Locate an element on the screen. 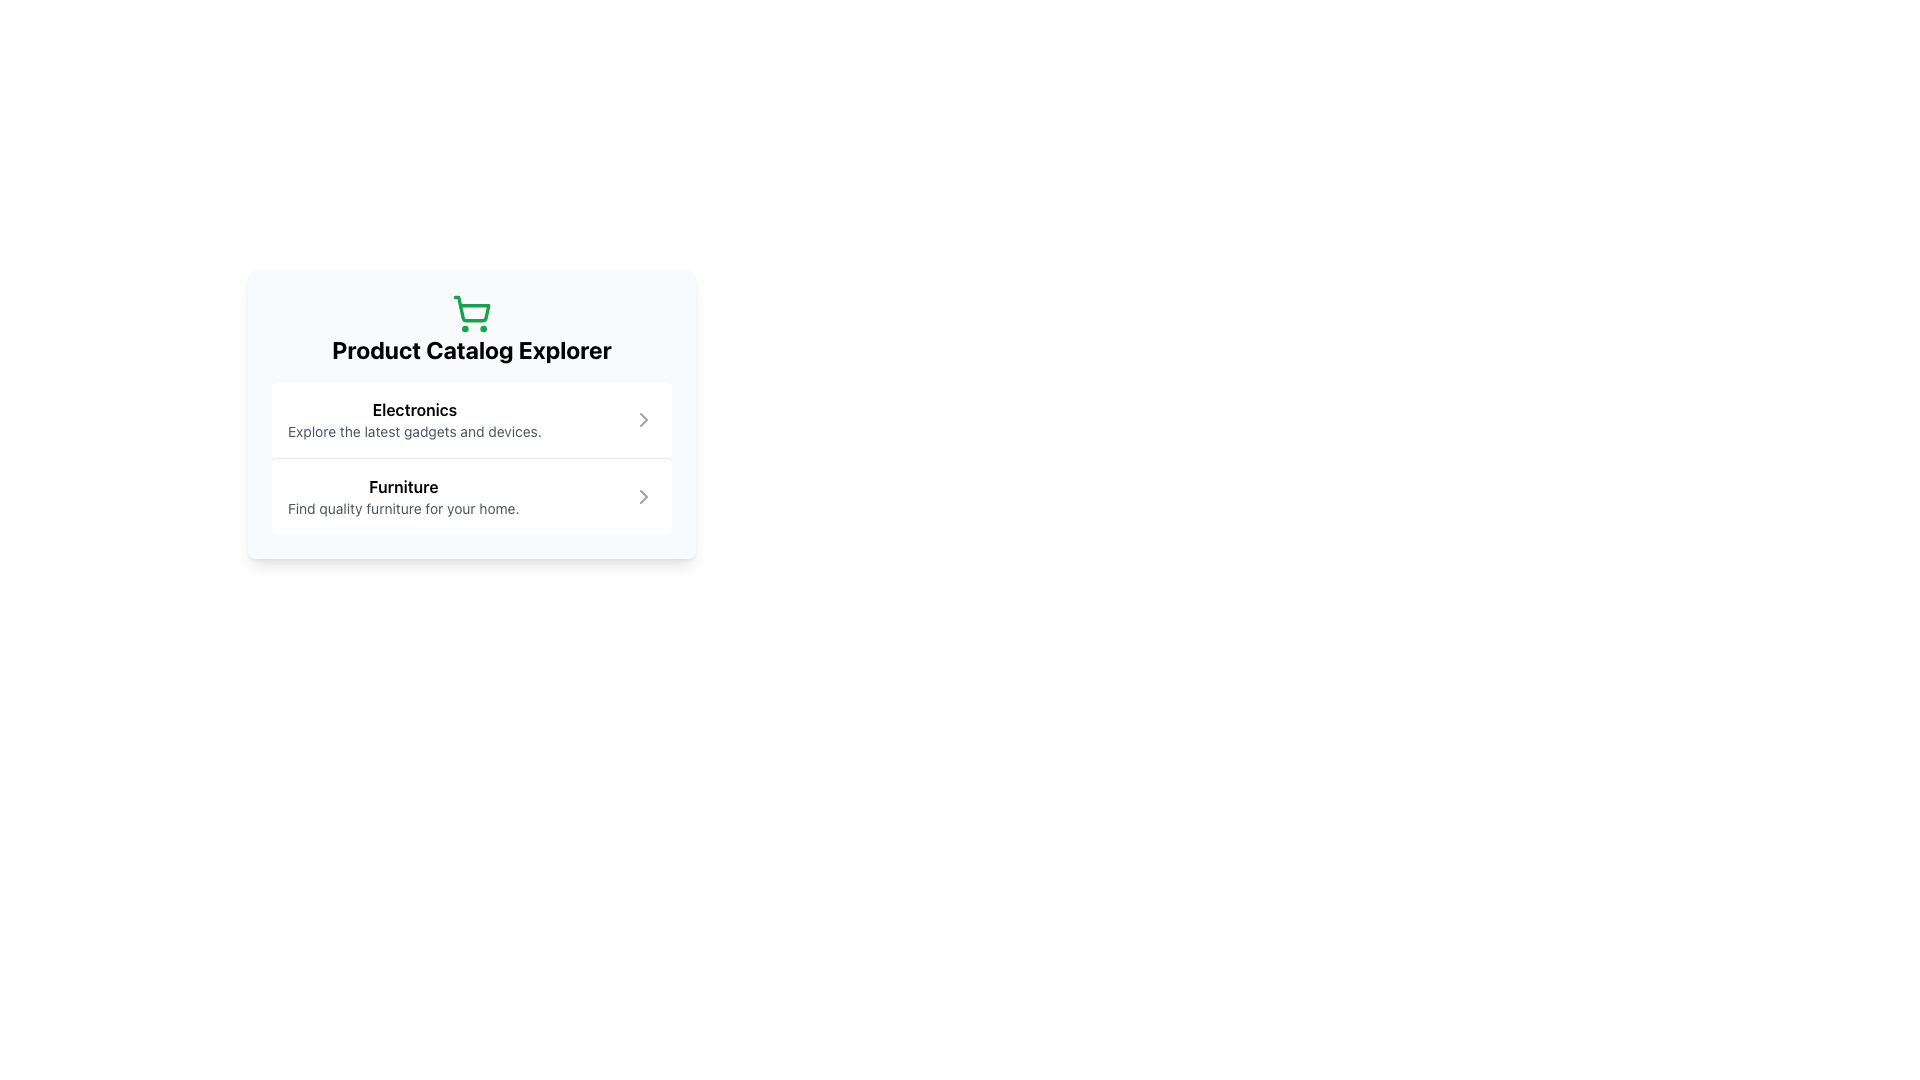 The image size is (1920, 1080). the text element that says 'Find quality furniture for your home.' located below the 'Furniture' heading in the 'Product Catalog Explorer' section is located at coordinates (402, 508).